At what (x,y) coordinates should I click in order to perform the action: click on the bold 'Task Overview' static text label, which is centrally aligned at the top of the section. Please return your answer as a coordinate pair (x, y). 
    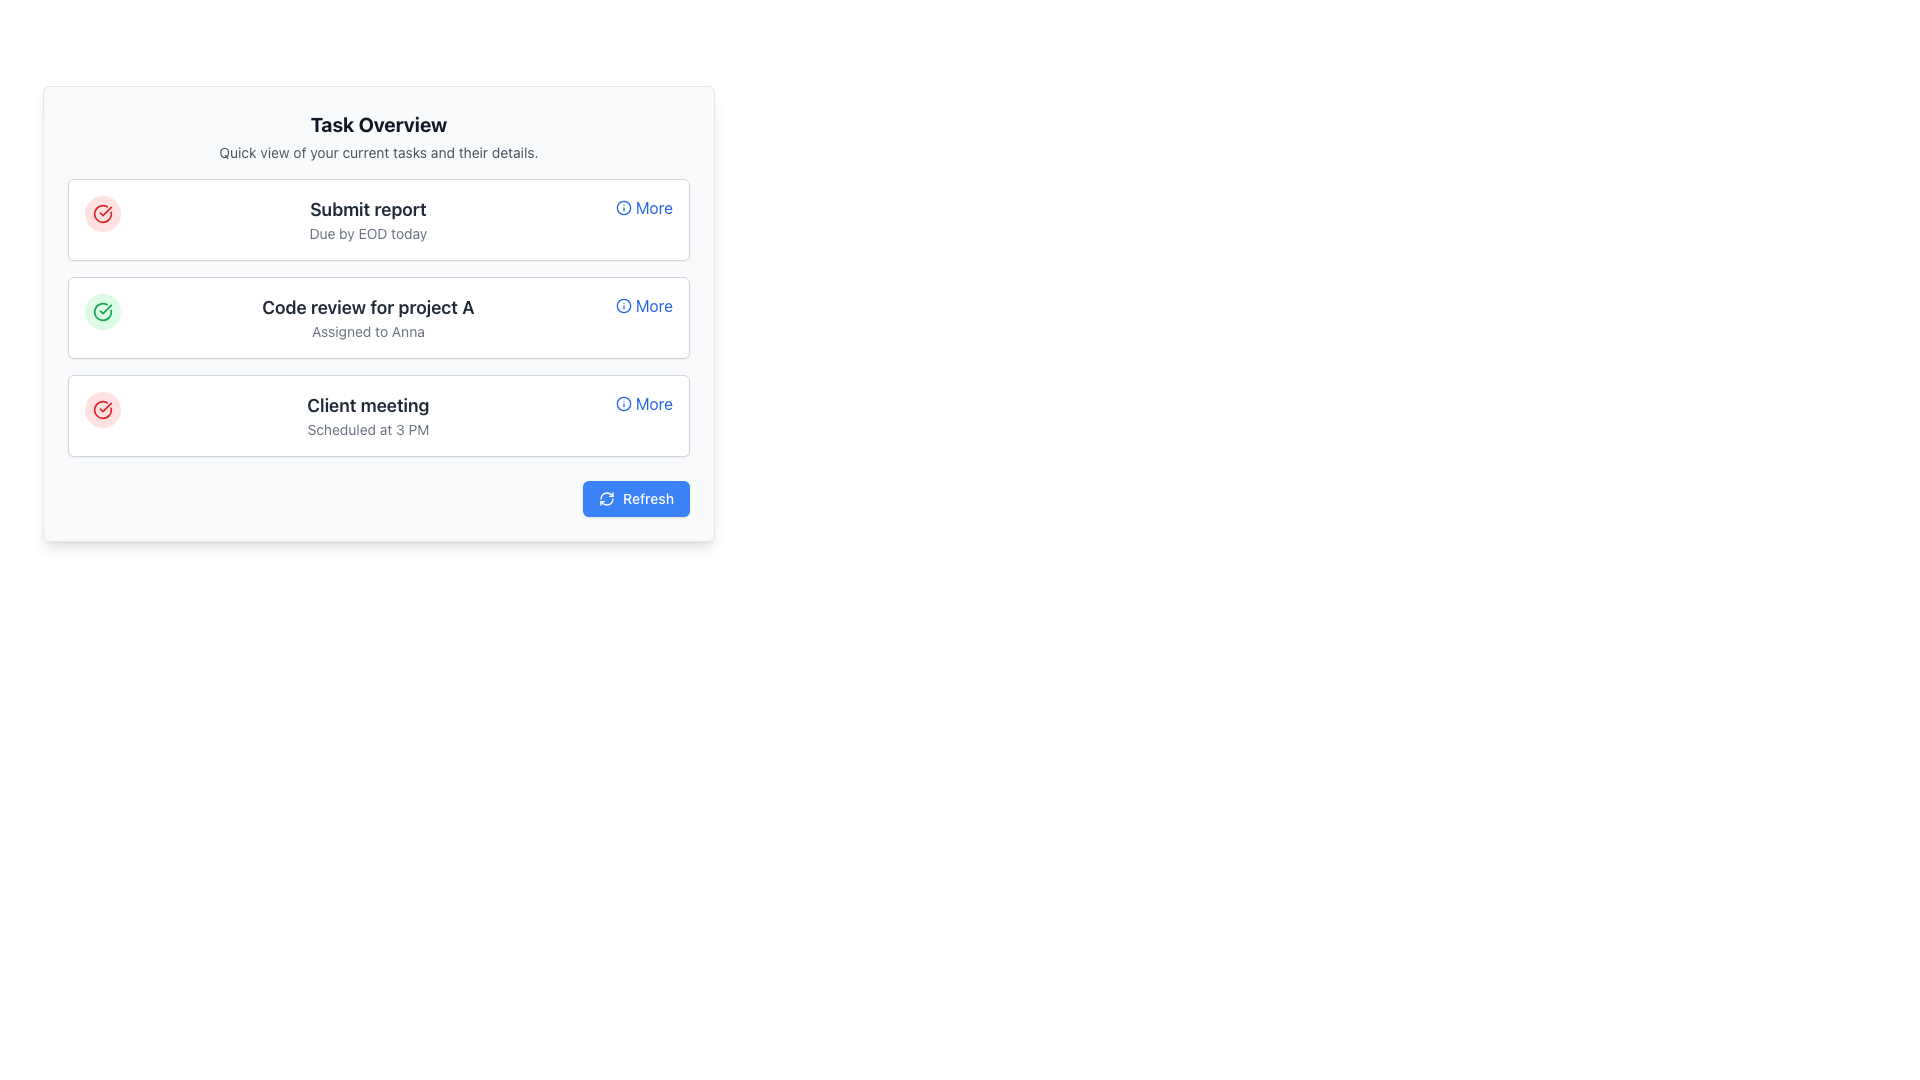
    Looking at the image, I should click on (379, 124).